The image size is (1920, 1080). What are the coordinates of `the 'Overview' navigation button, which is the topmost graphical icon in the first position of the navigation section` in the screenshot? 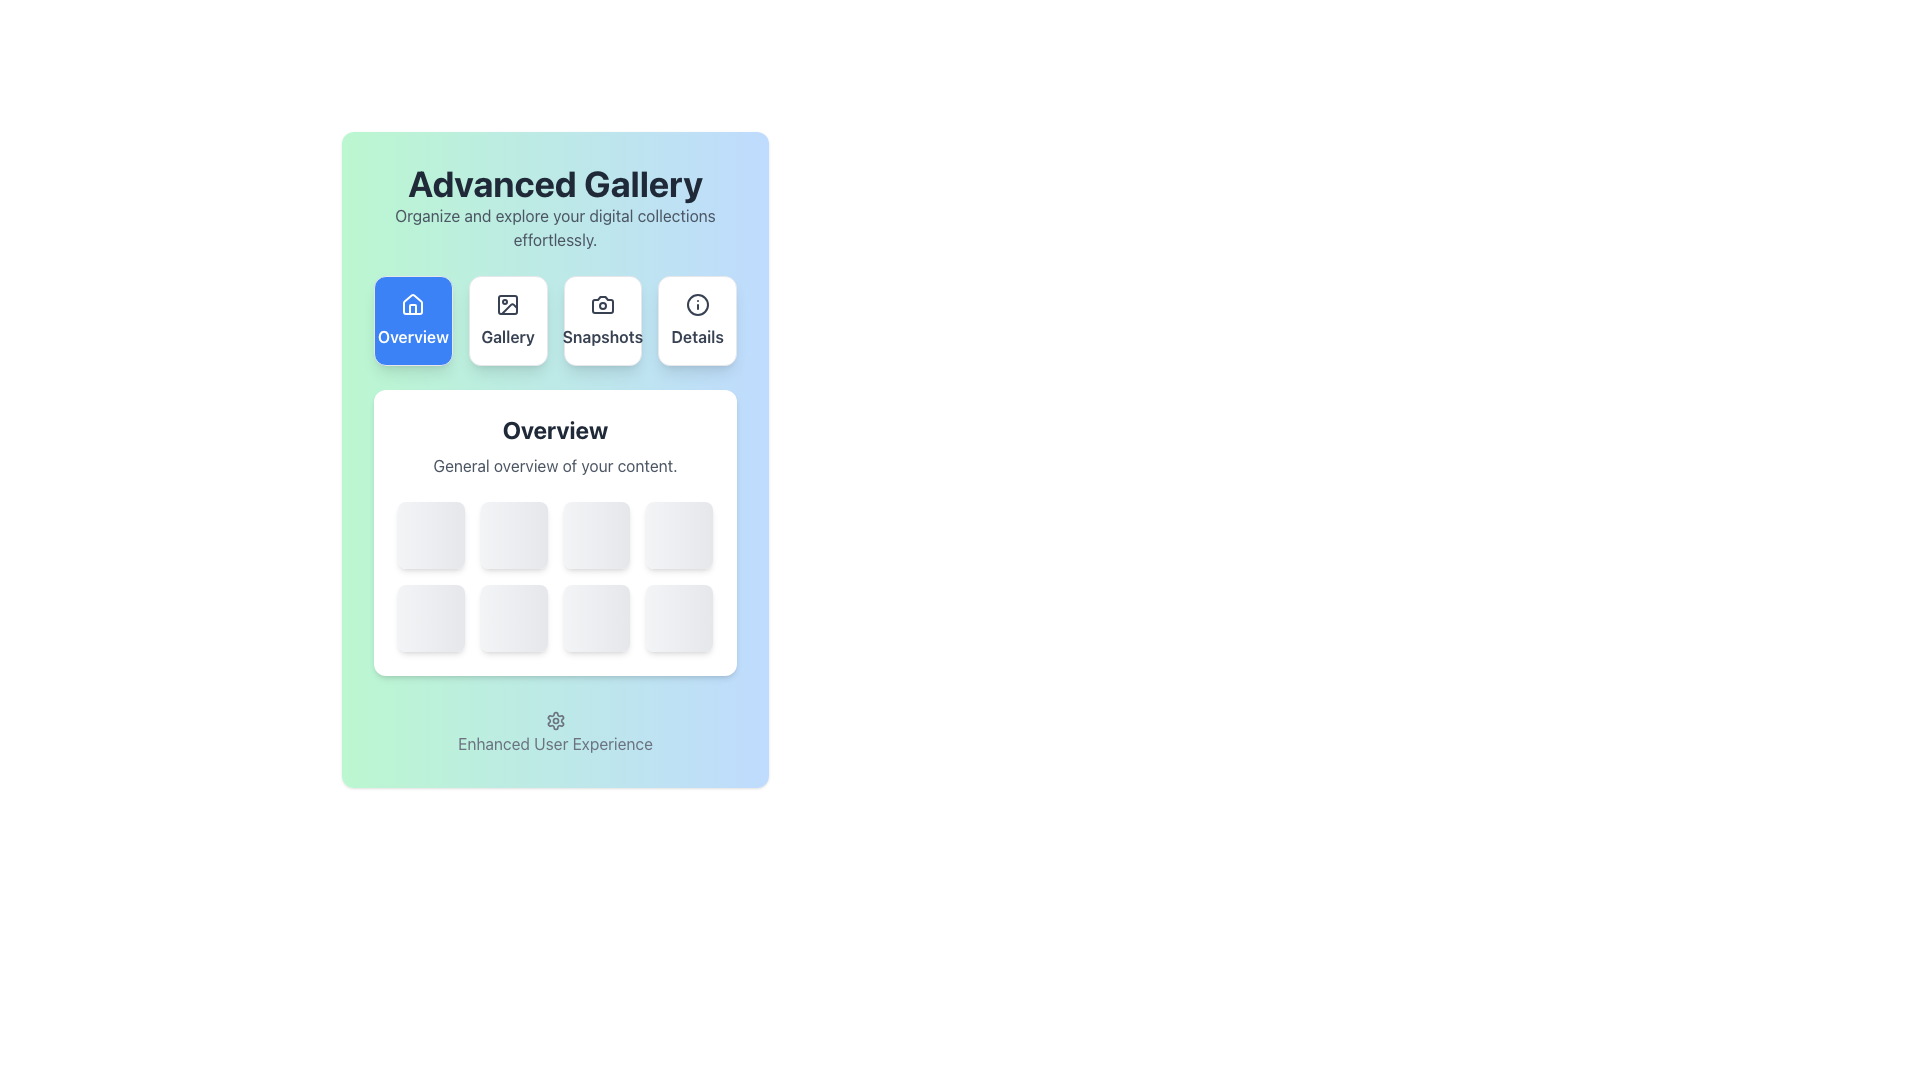 It's located at (412, 304).